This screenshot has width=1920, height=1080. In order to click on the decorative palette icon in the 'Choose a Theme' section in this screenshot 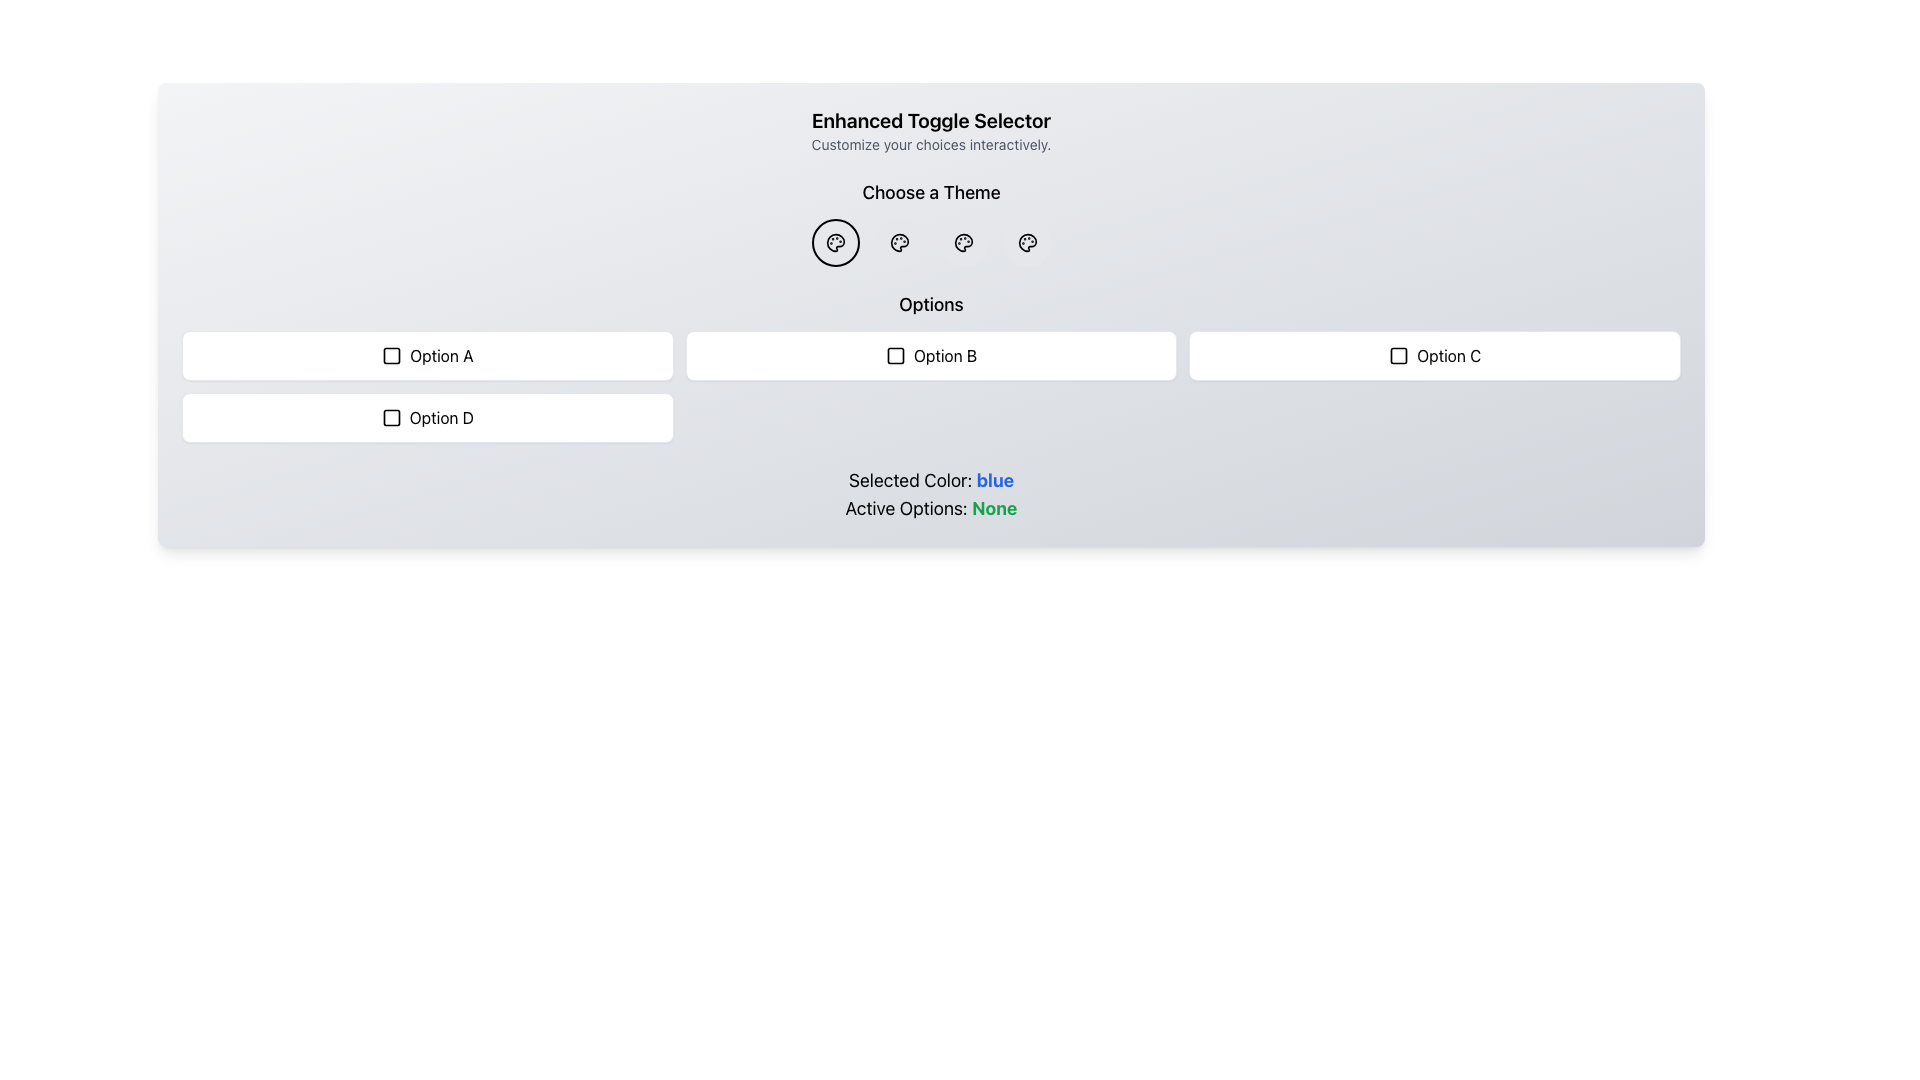, I will do `click(963, 242)`.